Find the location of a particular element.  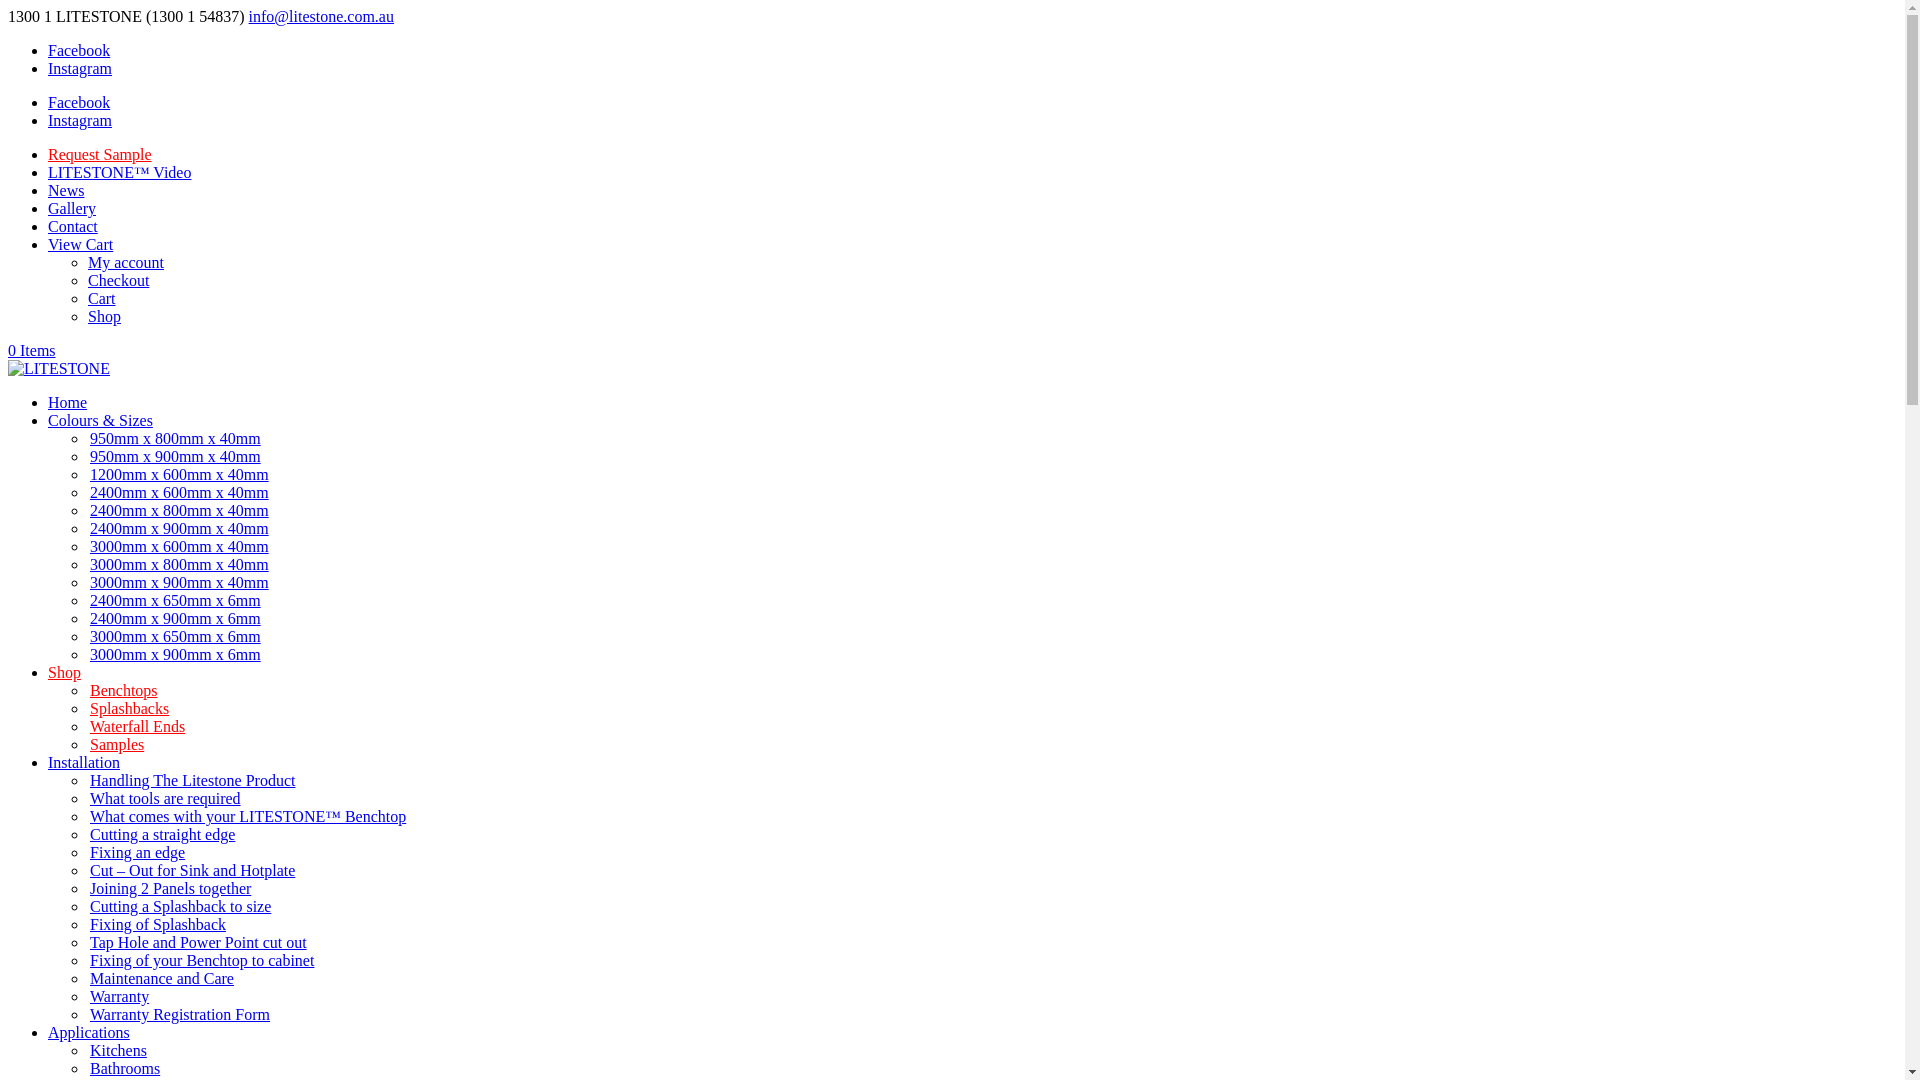

'Installation' is located at coordinates (82, 762).